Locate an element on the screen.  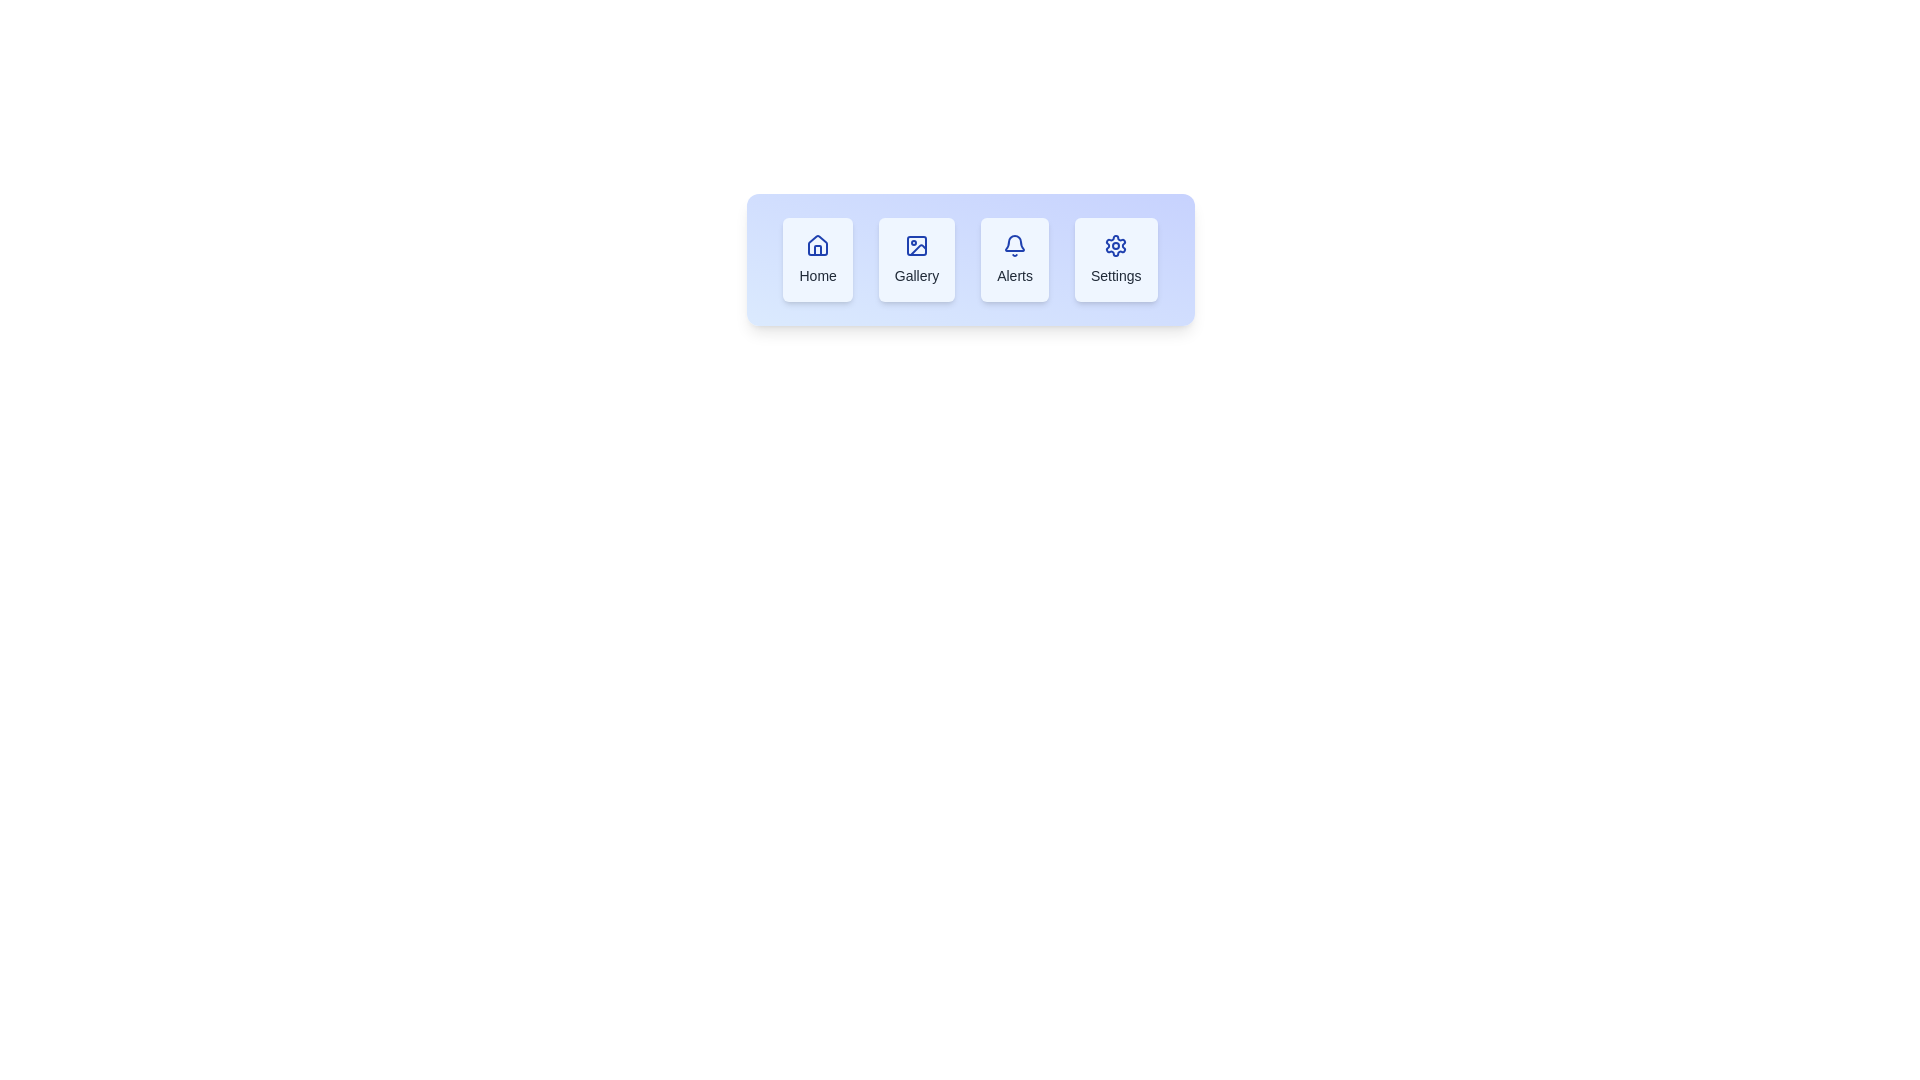
the 'Home' text label, which is centrally positioned below a house icon in the first button of a horizontal menu containing four buttons is located at coordinates (818, 276).